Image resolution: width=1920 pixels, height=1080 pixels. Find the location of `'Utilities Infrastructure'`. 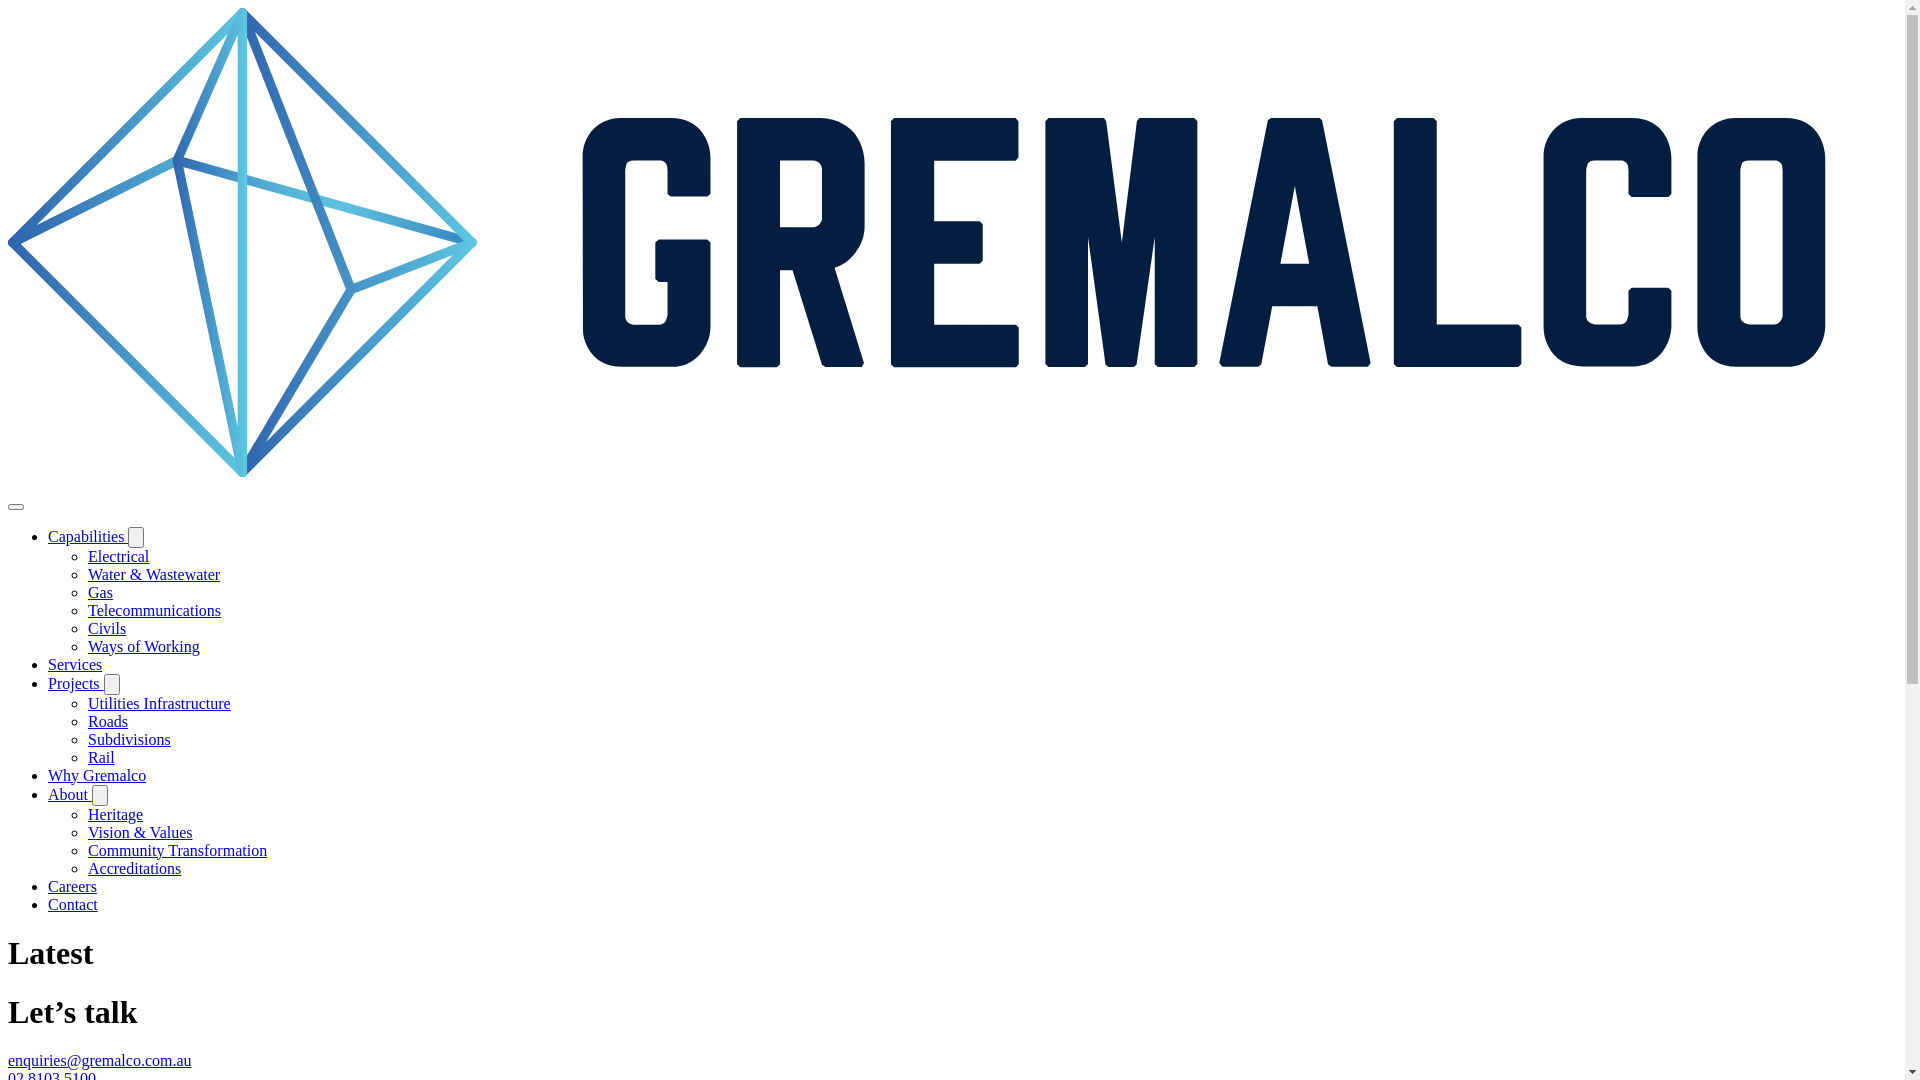

'Utilities Infrastructure' is located at coordinates (158, 702).